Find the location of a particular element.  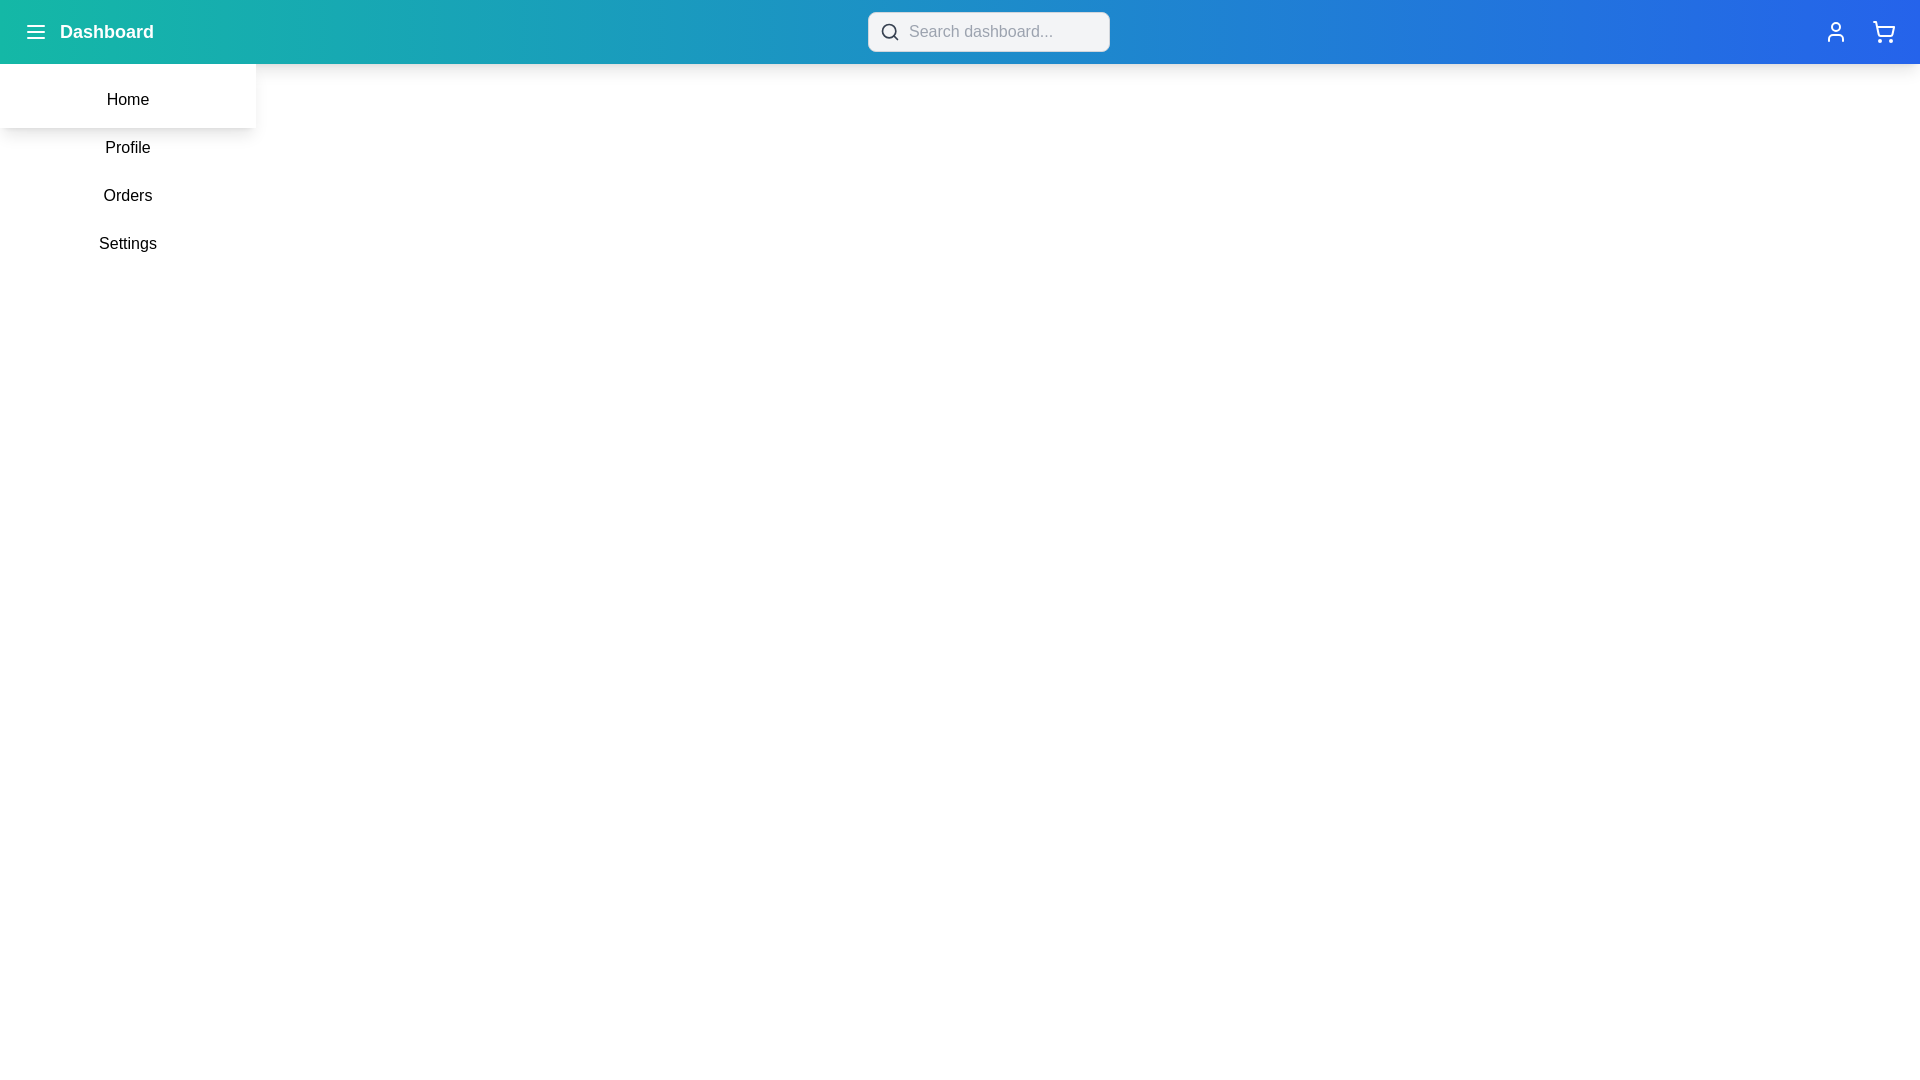

the 'Settings' menu item, which is the fourth item in a vertical menu list is located at coordinates (127, 242).